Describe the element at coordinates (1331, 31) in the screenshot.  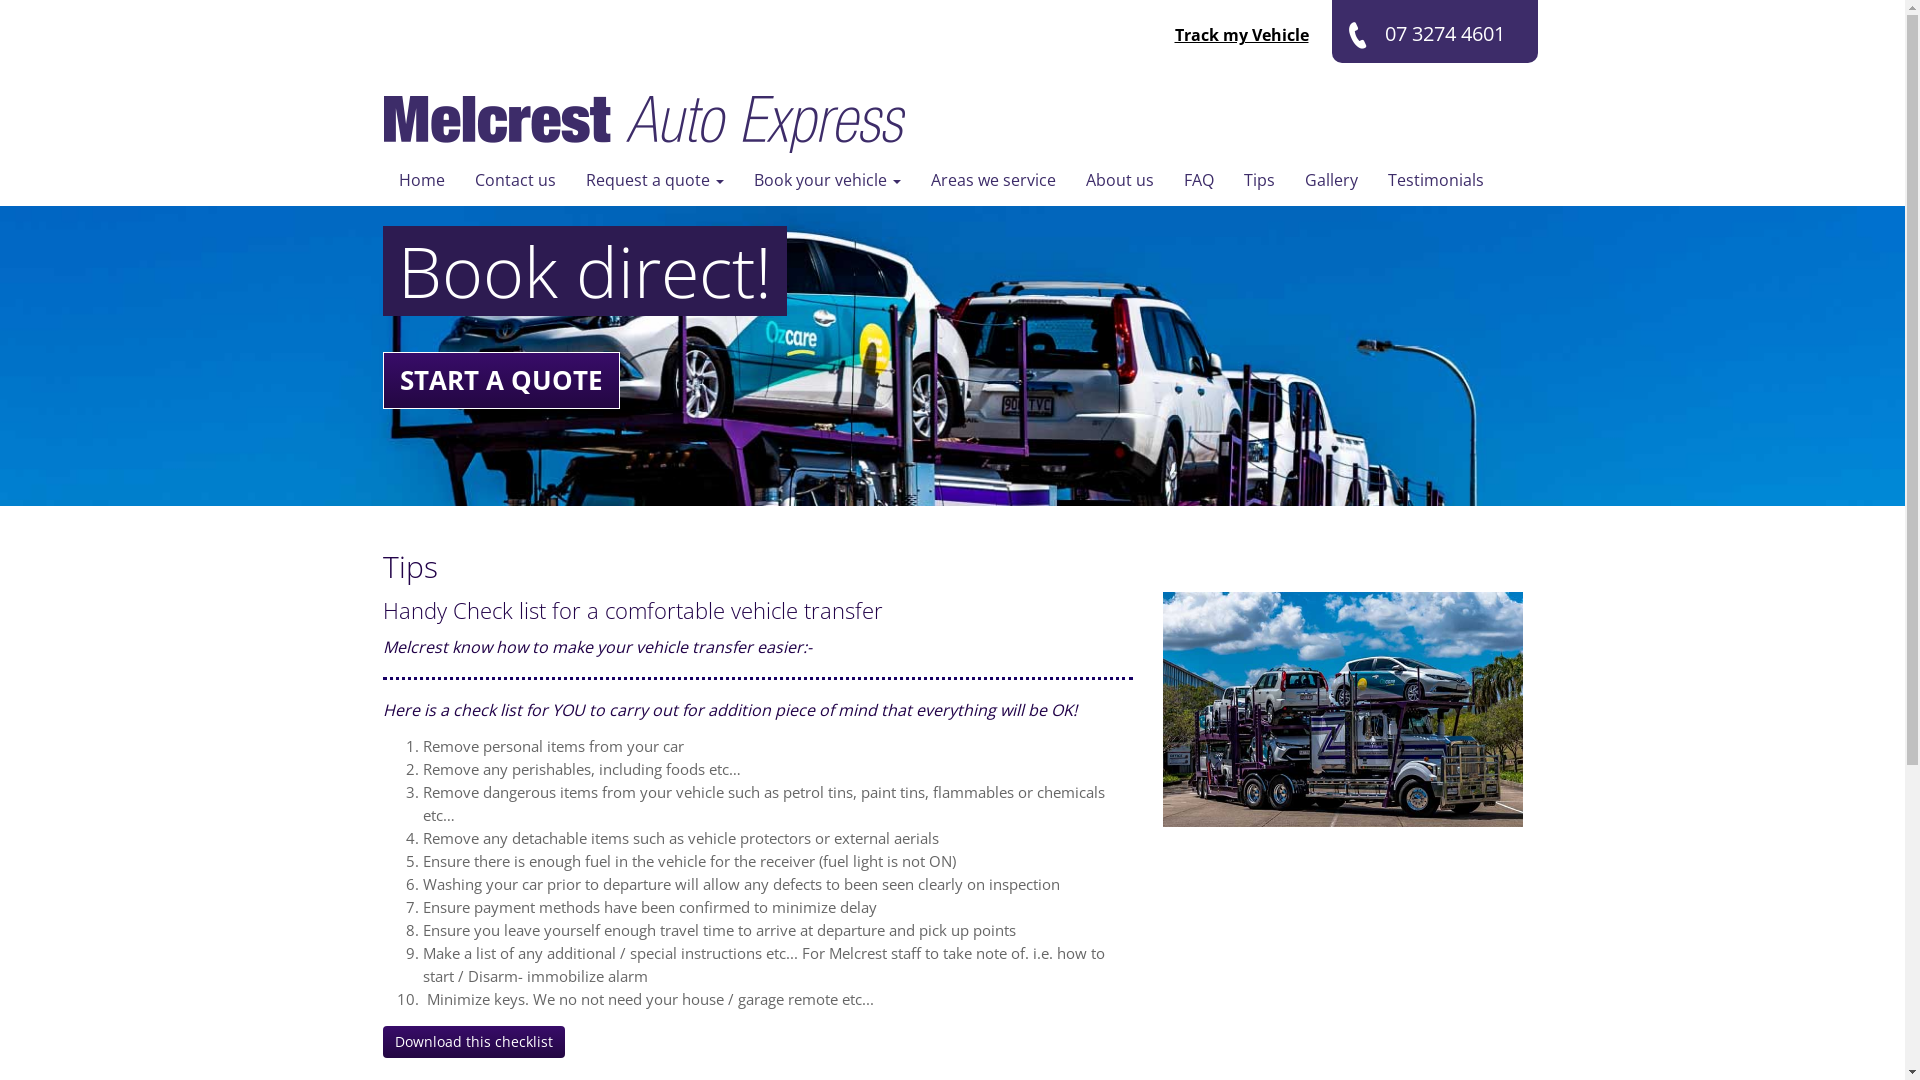
I see `'07 3274 4601'` at that location.